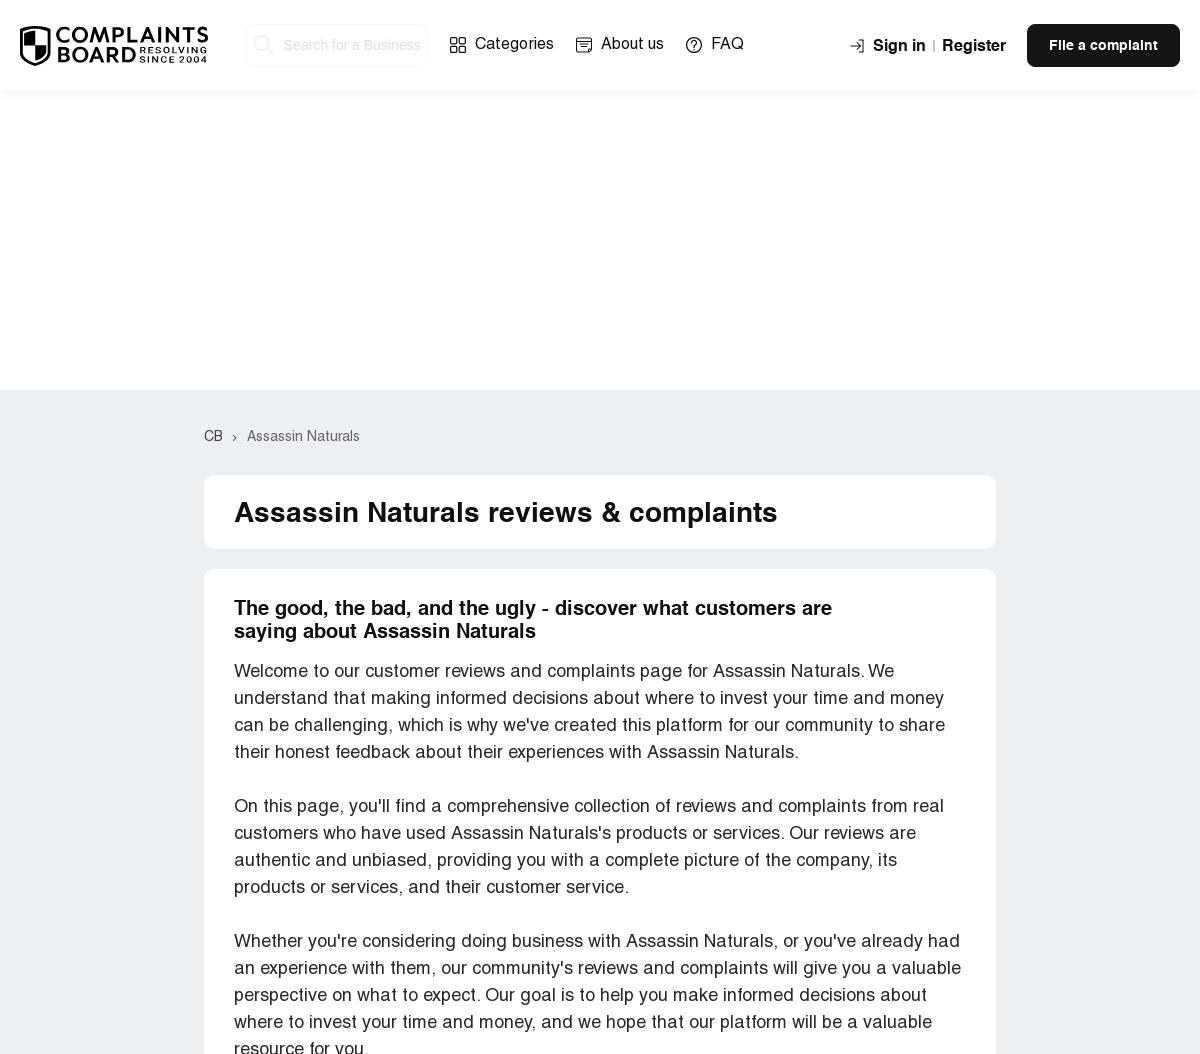 The height and width of the screenshot is (1054, 1200). What do you see at coordinates (363, 480) in the screenshot?
I see `'We are here to help'` at bounding box center [363, 480].